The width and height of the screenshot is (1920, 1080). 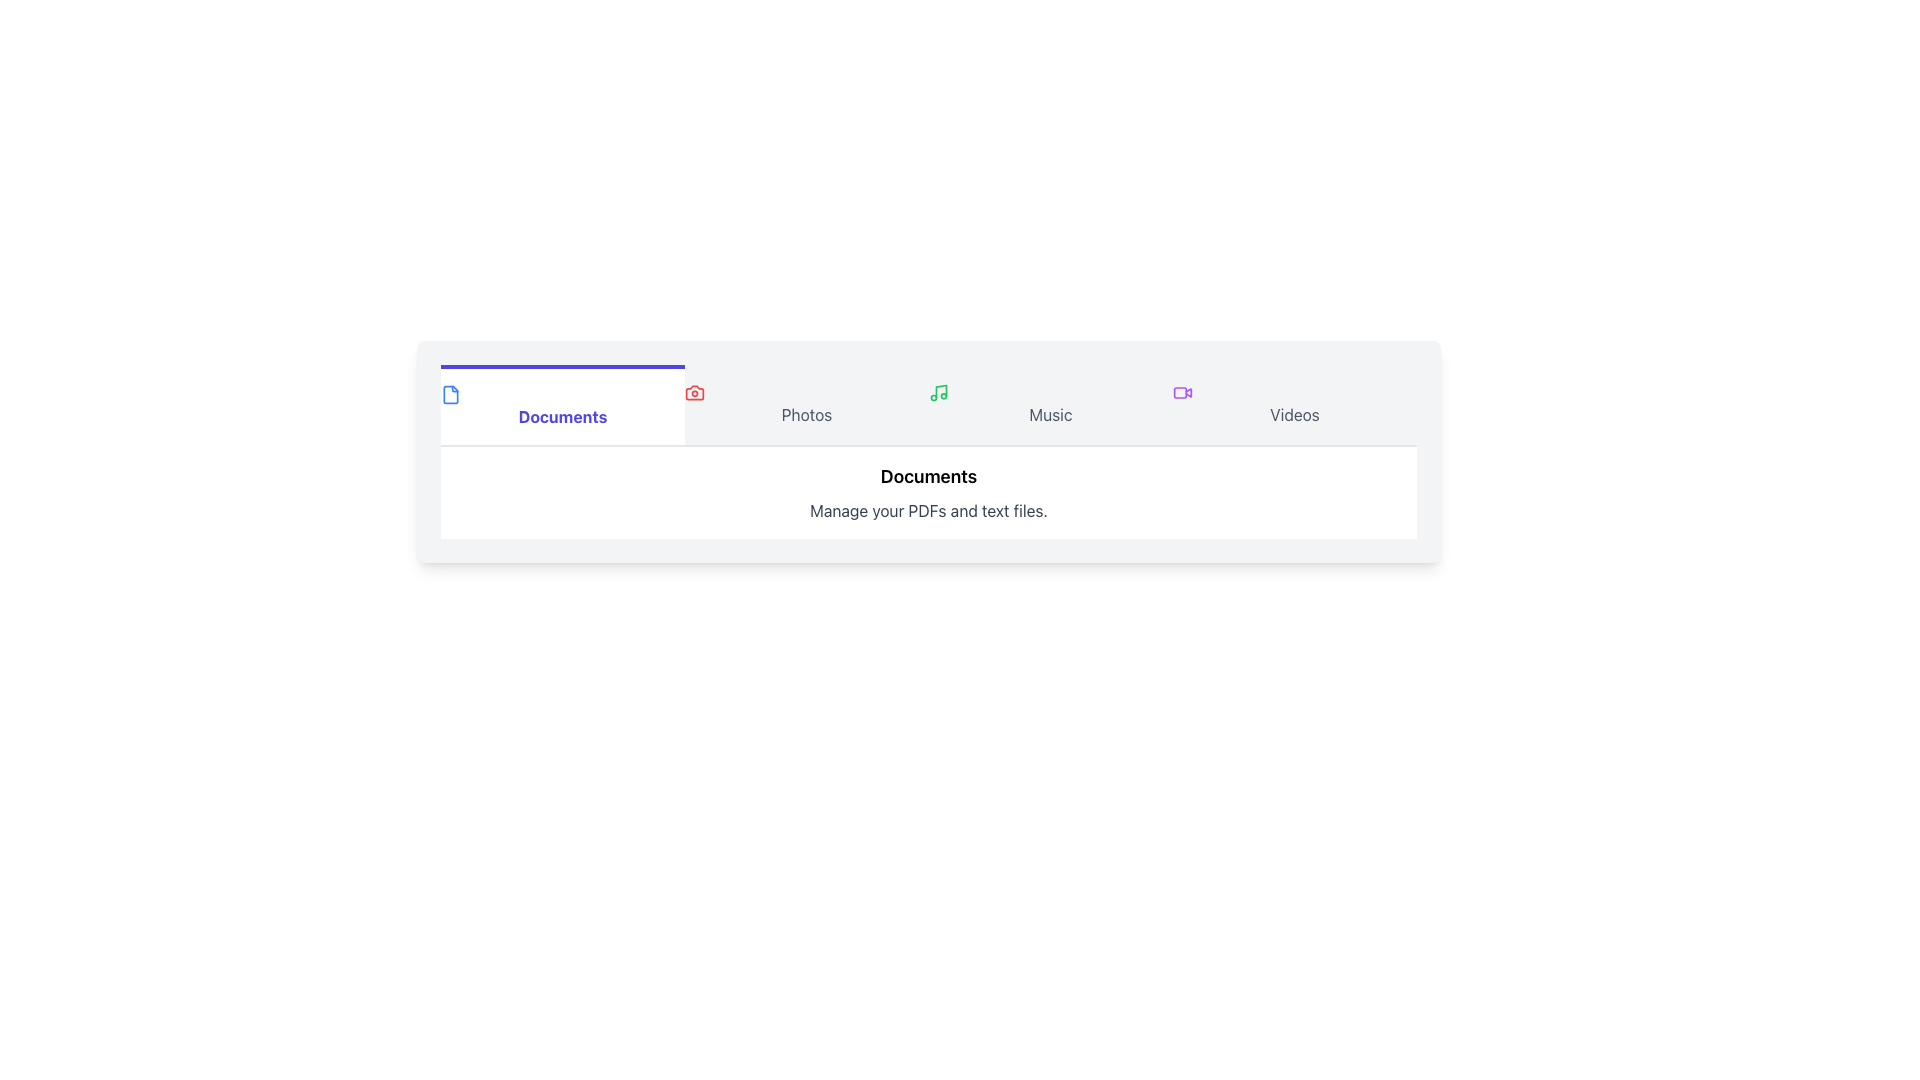 I want to click on the blue outline file icon located at the far left of the 'Documents' section, which features a document symbol and precedes the textual label, so click(x=450, y=394).